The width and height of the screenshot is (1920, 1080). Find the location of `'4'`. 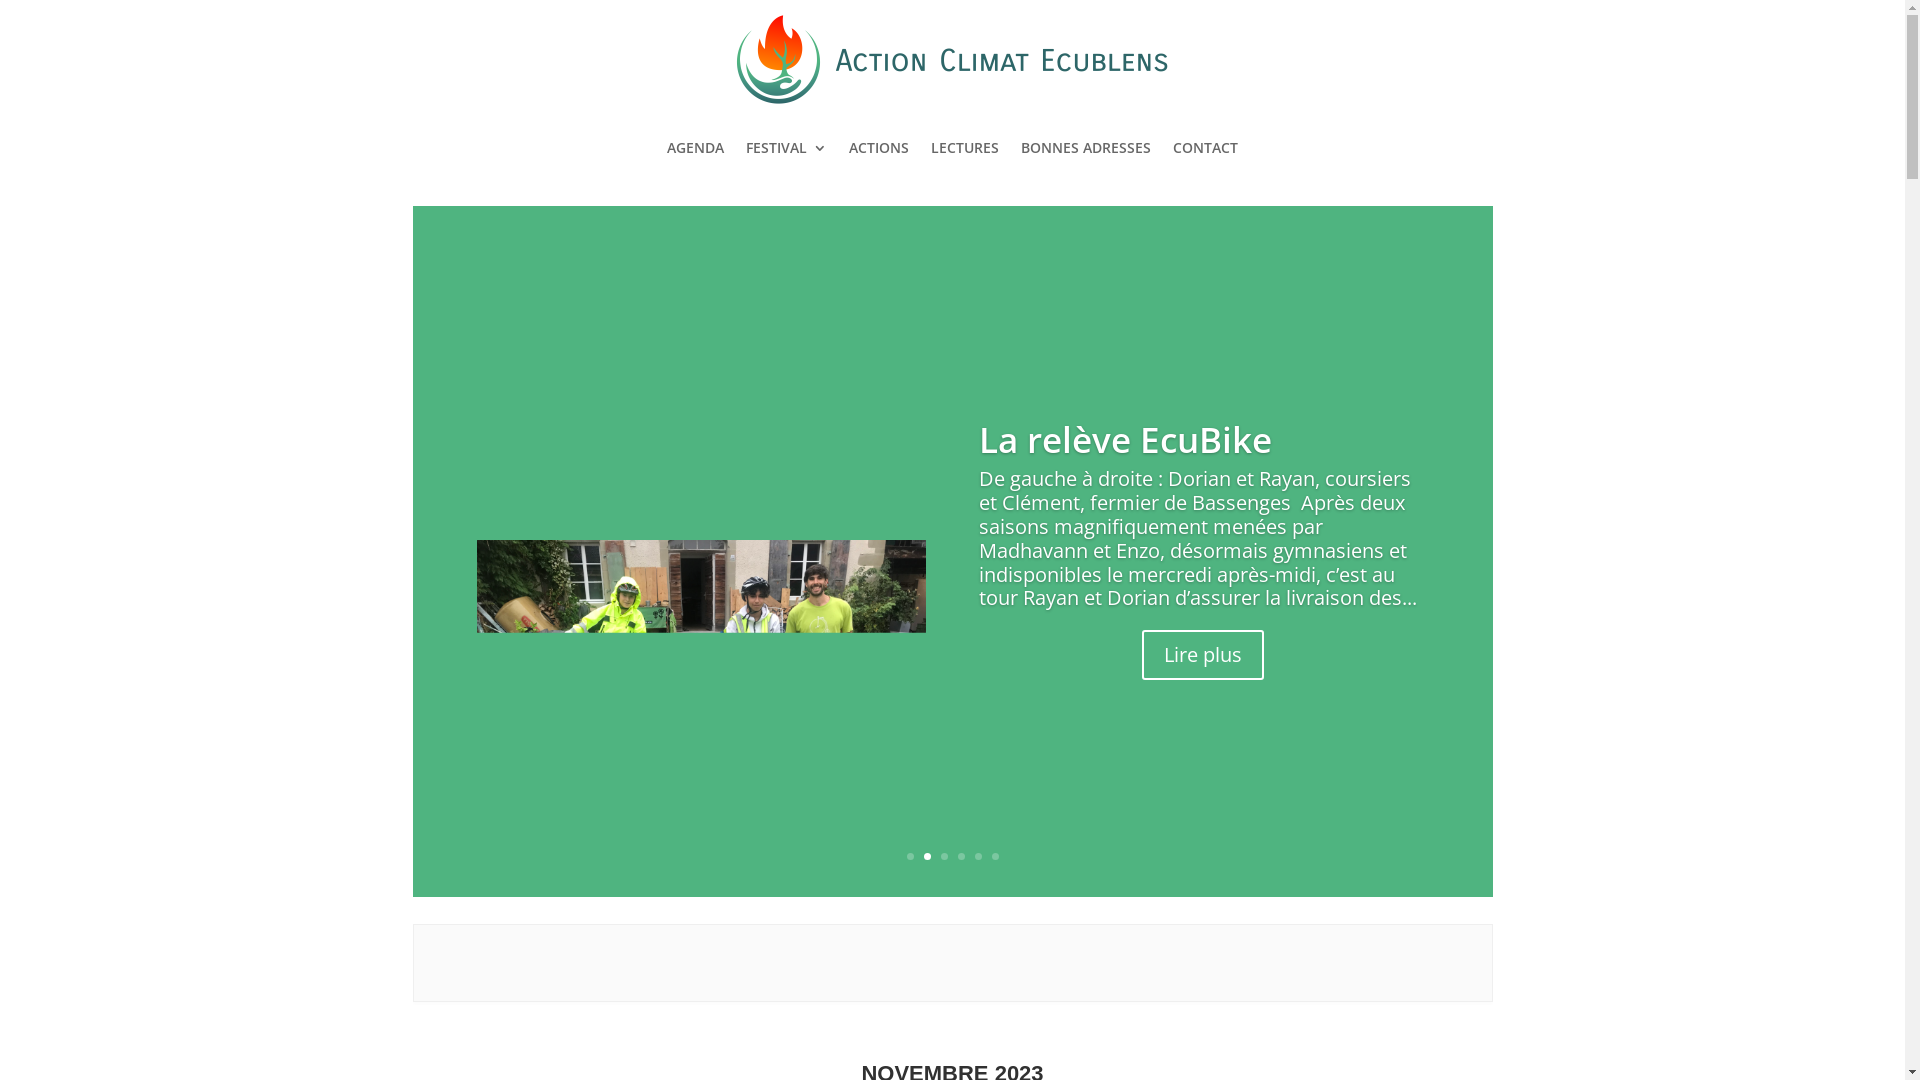

'4' is located at coordinates (961, 855).